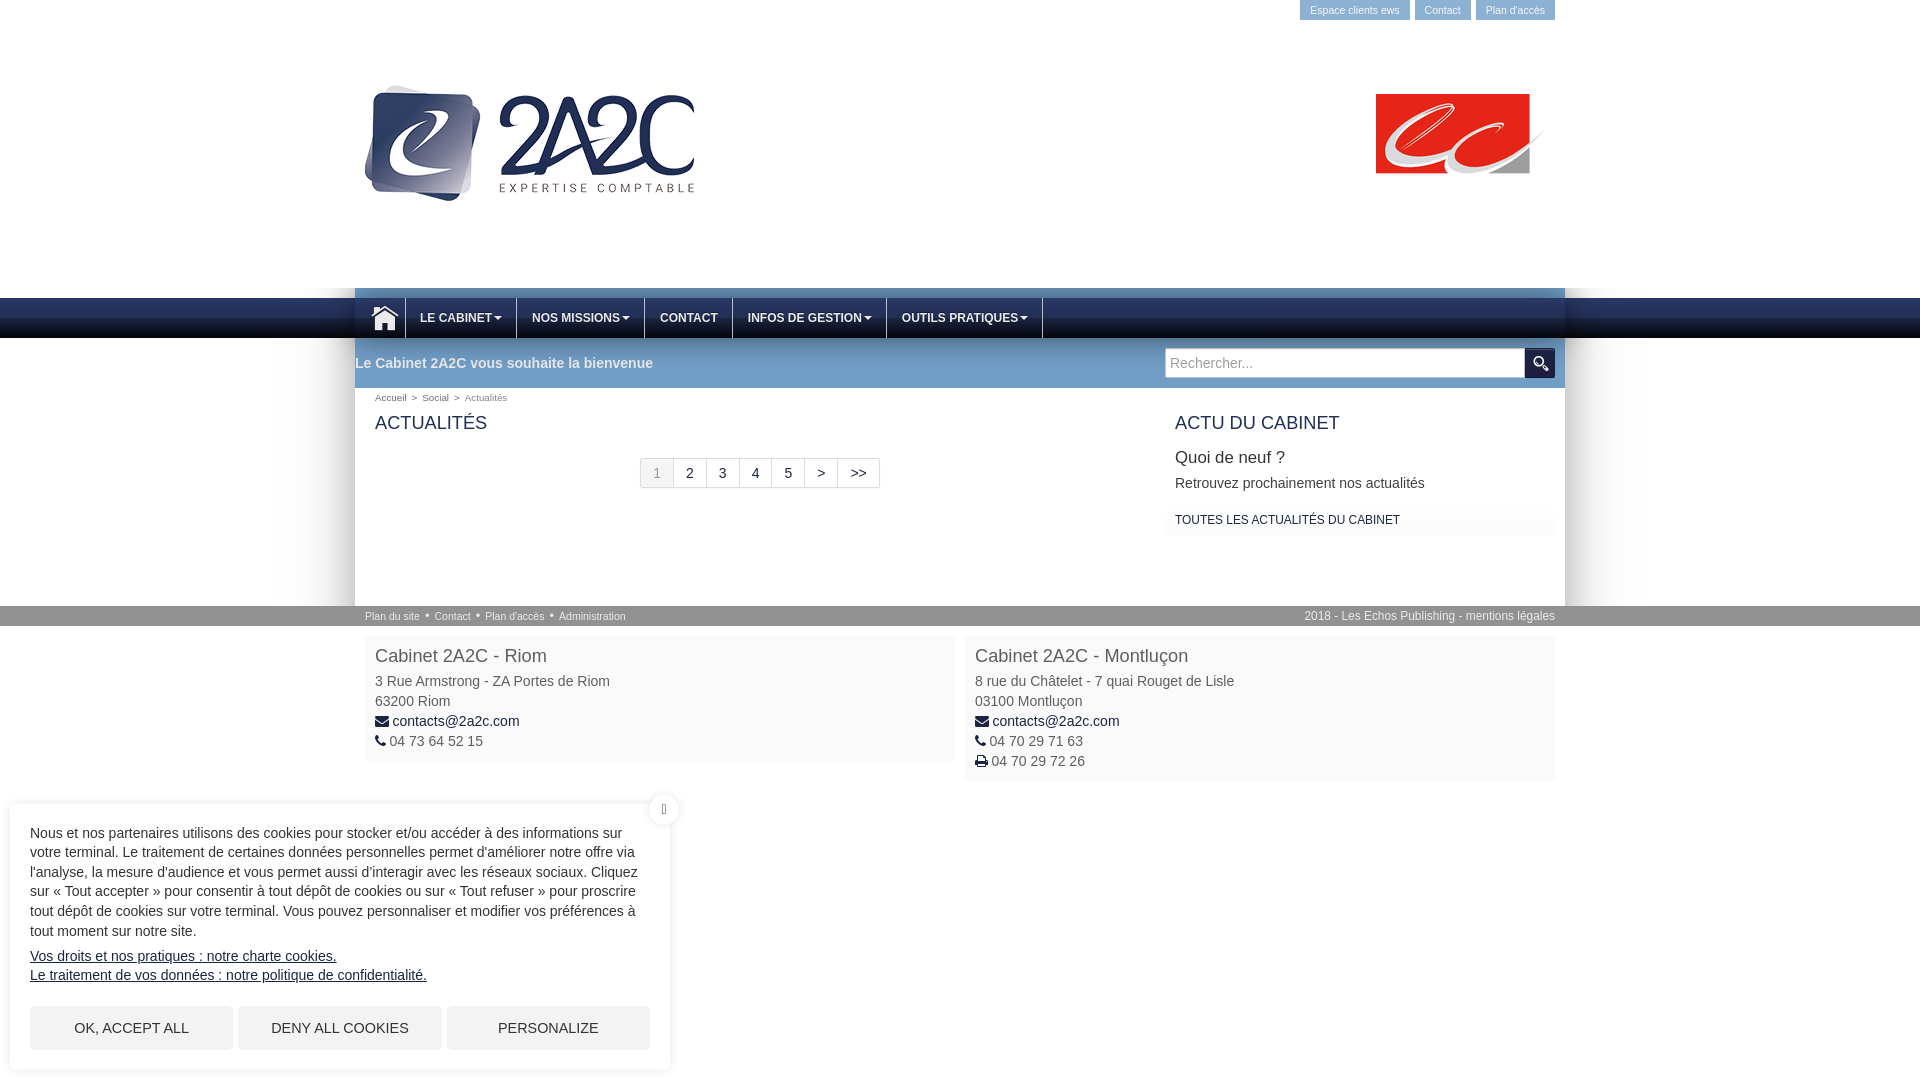 The height and width of the screenshot is (1080, 1920). I want to click on 'contacts@2a2c.com', so click(454, 721).